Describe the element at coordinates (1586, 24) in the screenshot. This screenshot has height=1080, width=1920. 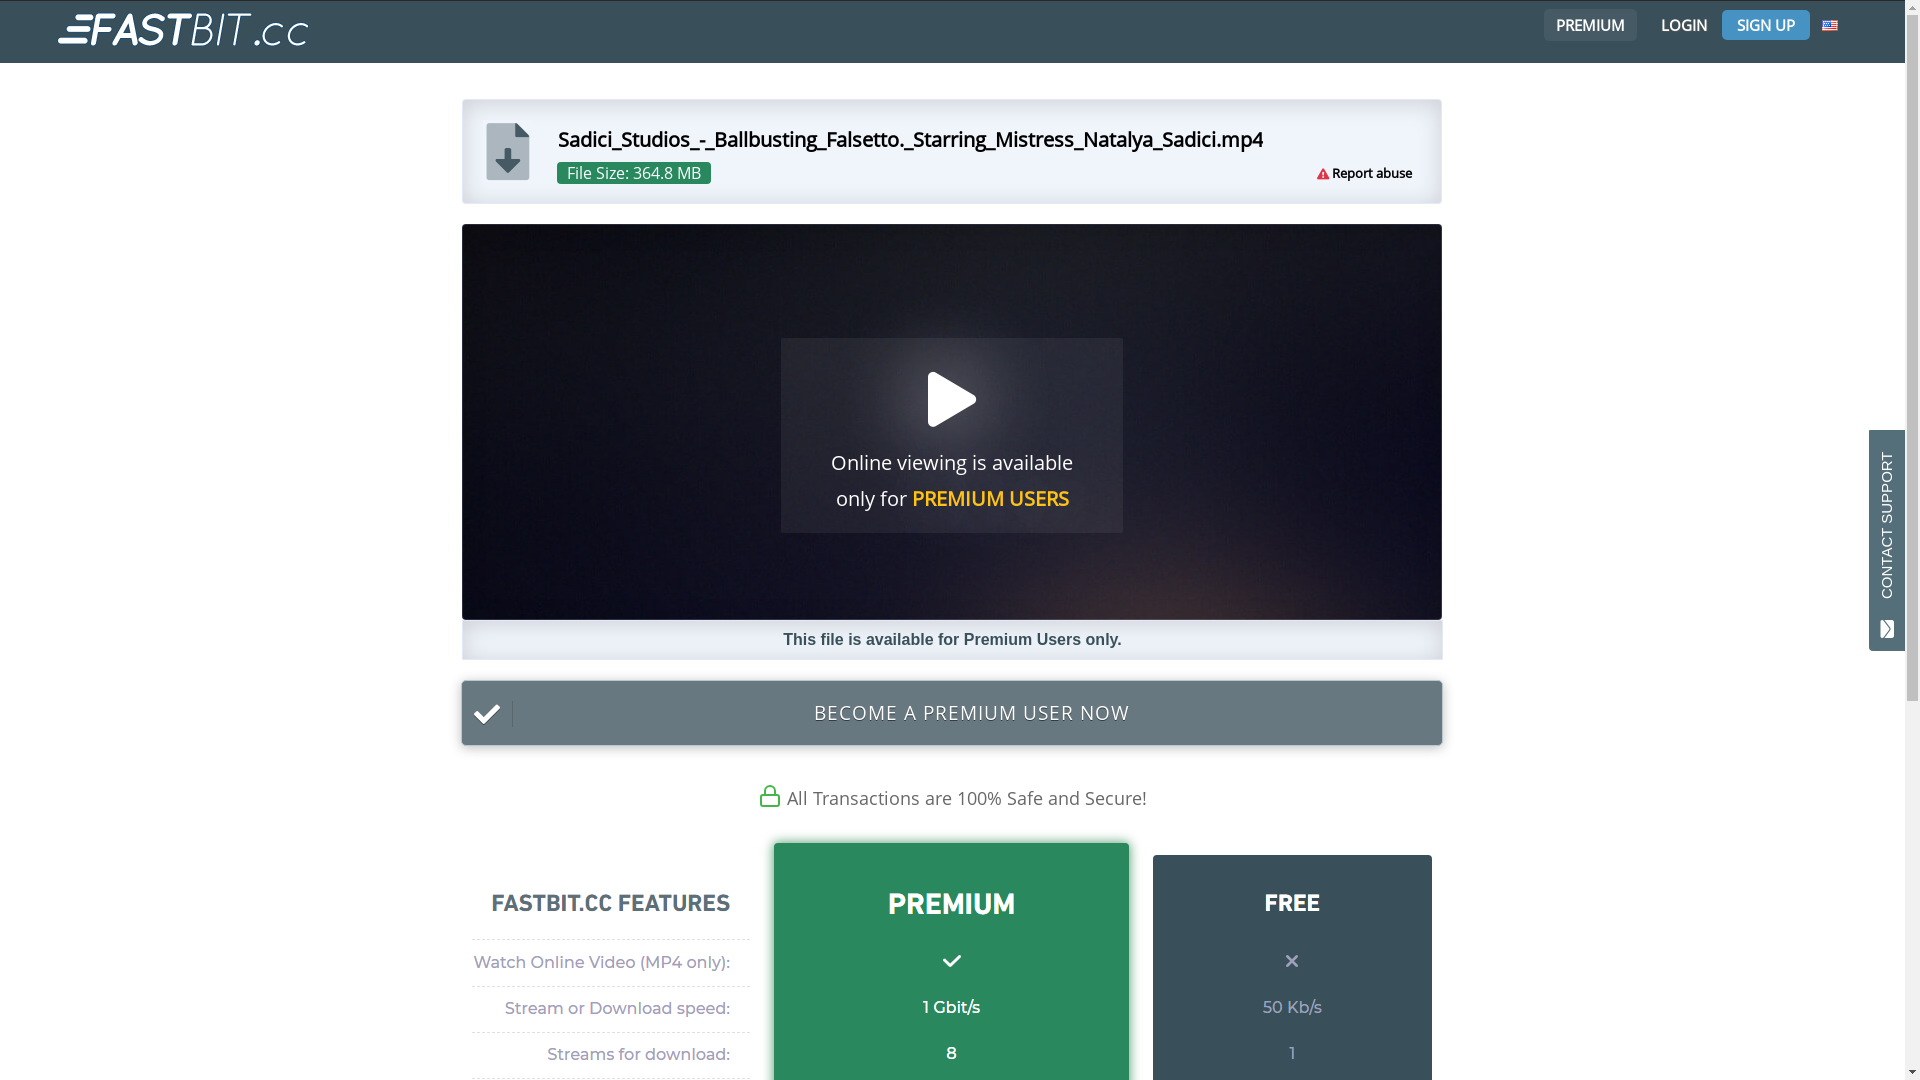
I see `'PREMIUM'` at that location.